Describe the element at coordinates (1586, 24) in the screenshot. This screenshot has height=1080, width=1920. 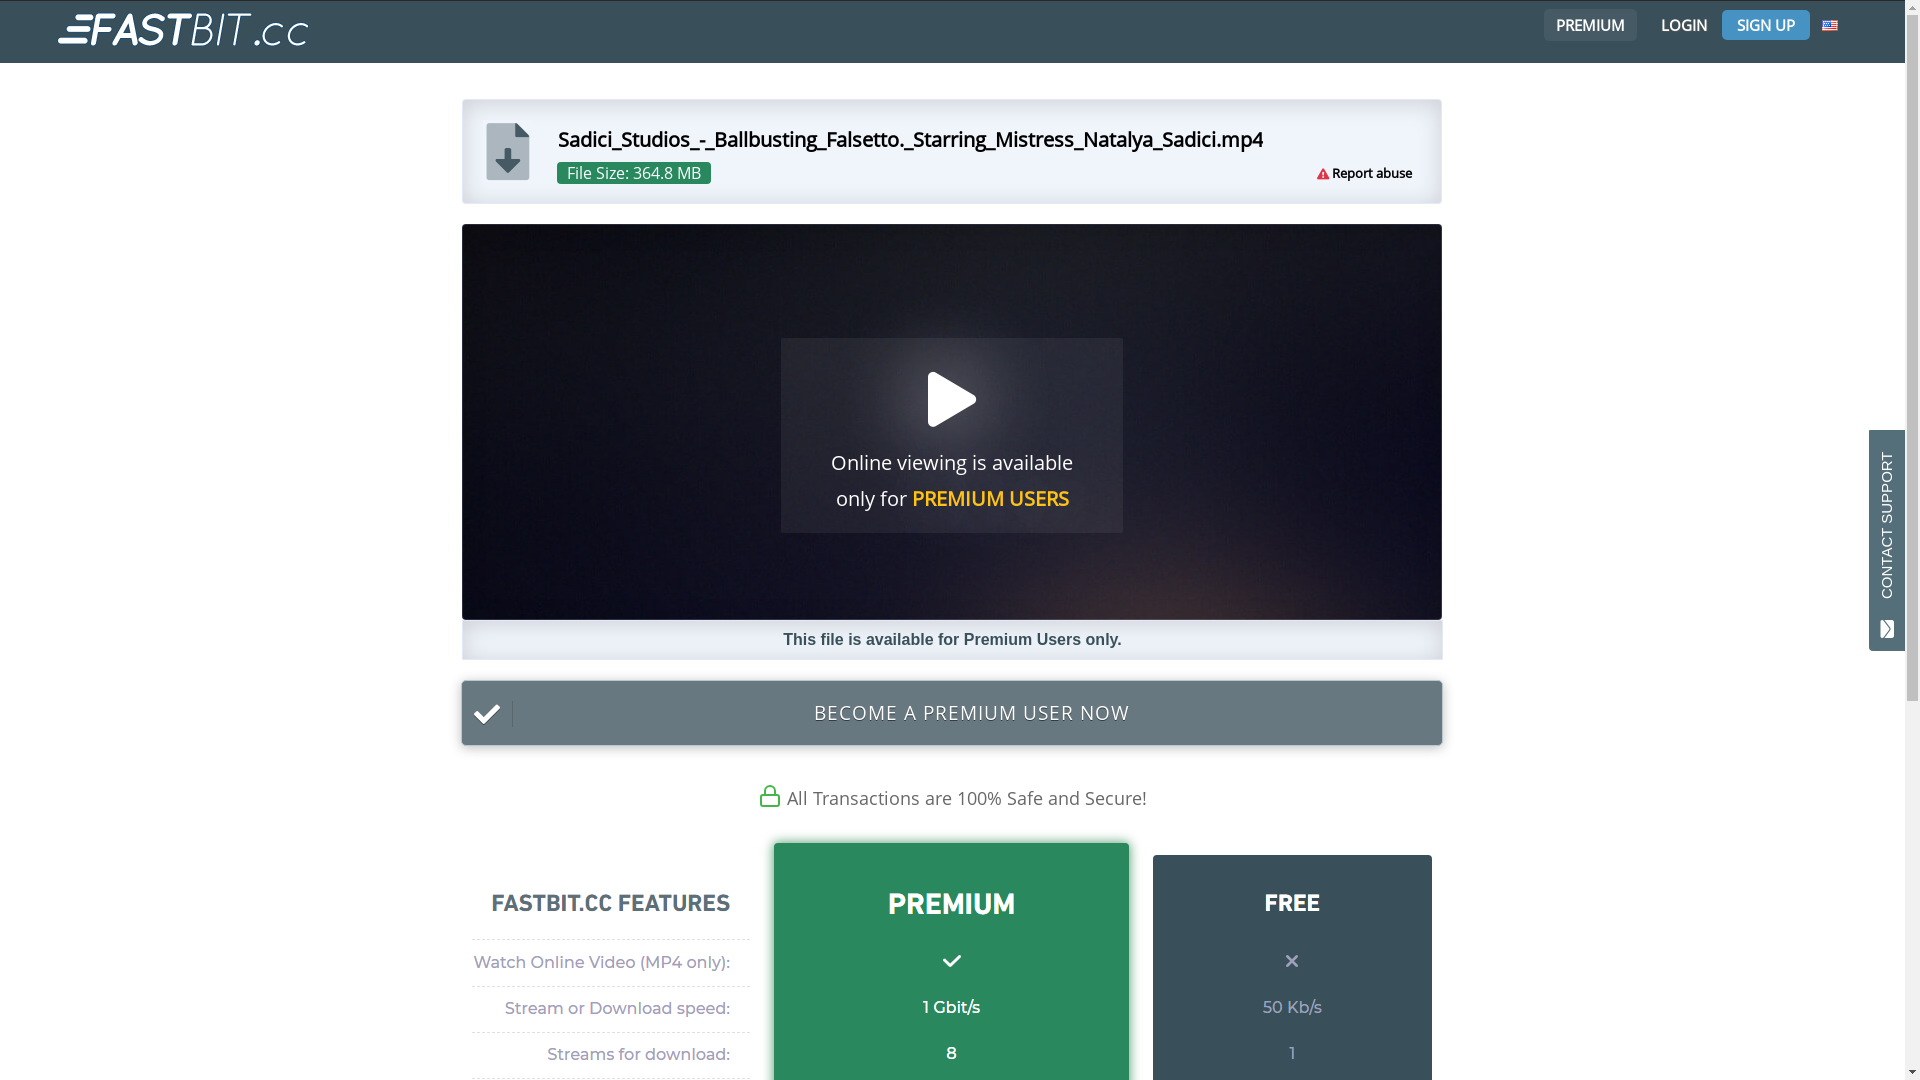
I see `'PREMIUM'` at that location.